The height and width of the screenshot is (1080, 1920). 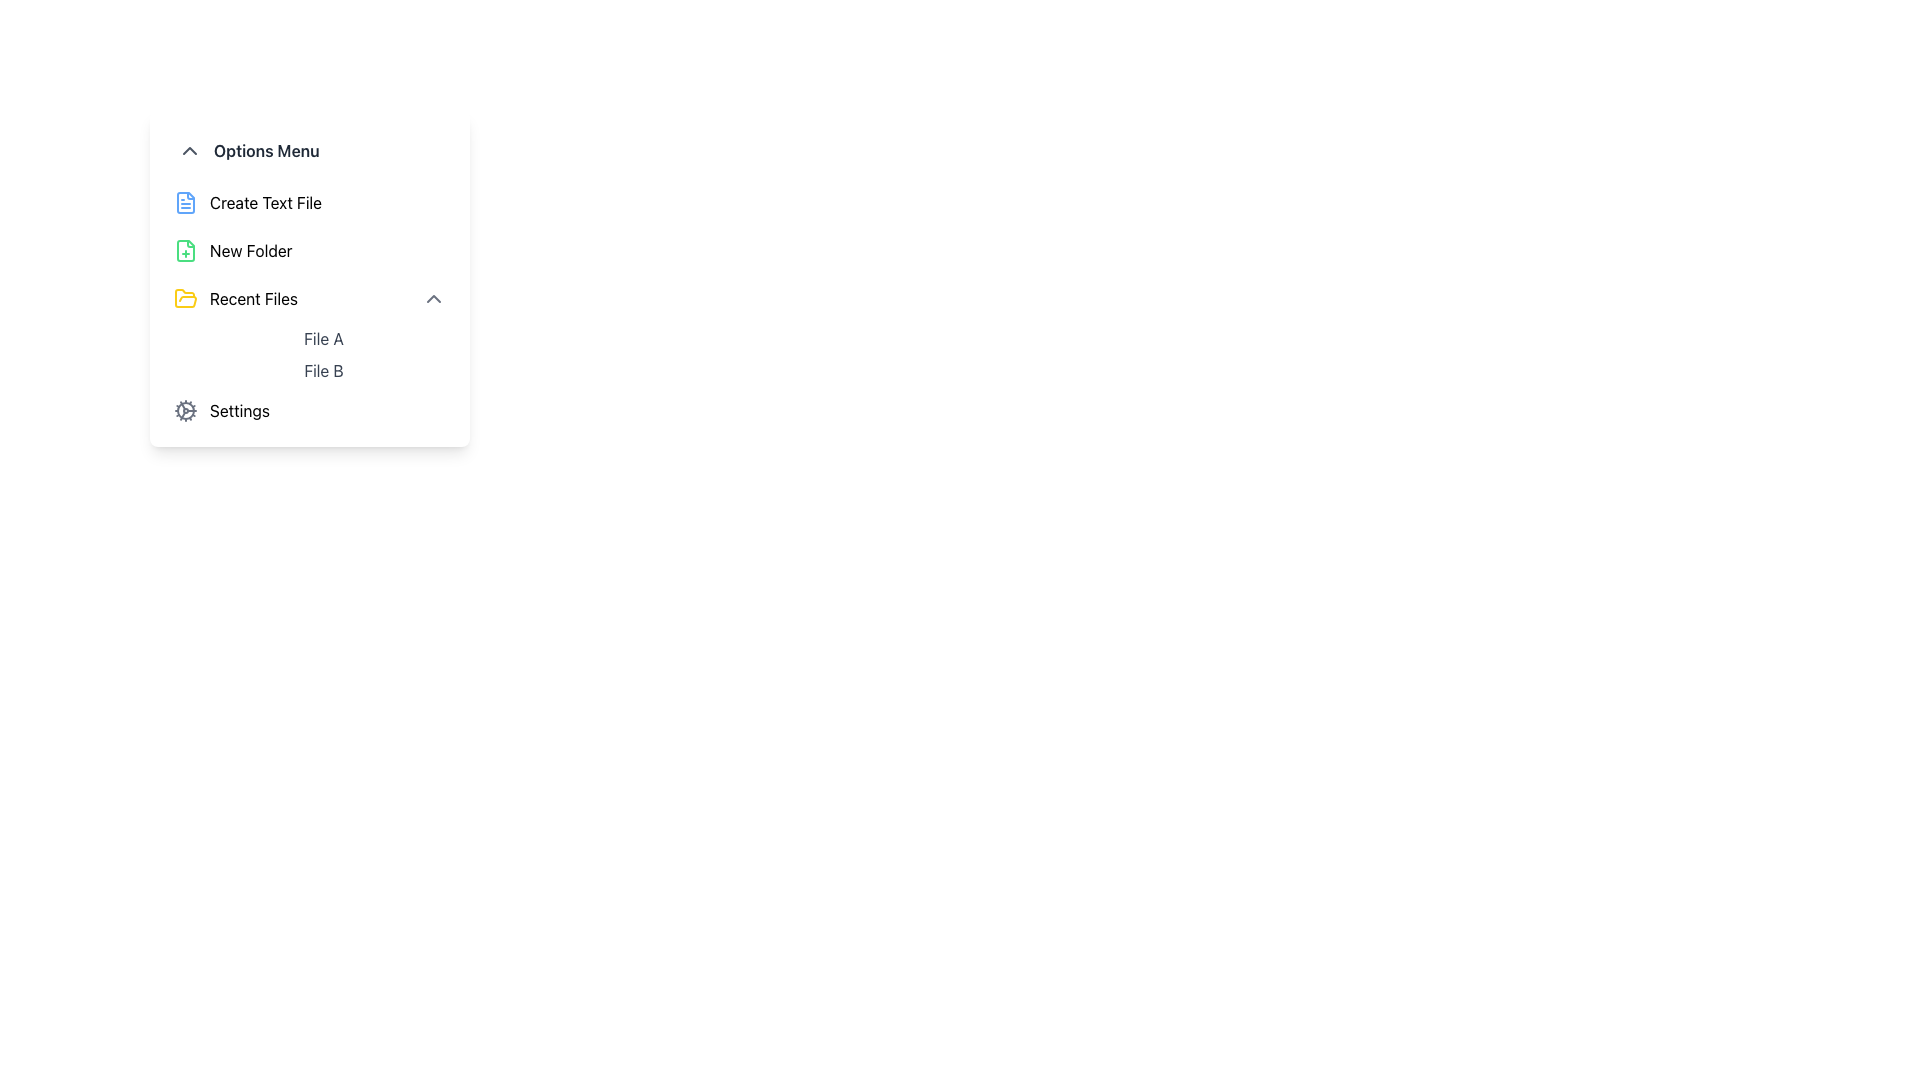 I want to click on the 'Settings' text label in the 'Options Menu', so click(x=240, y=410).